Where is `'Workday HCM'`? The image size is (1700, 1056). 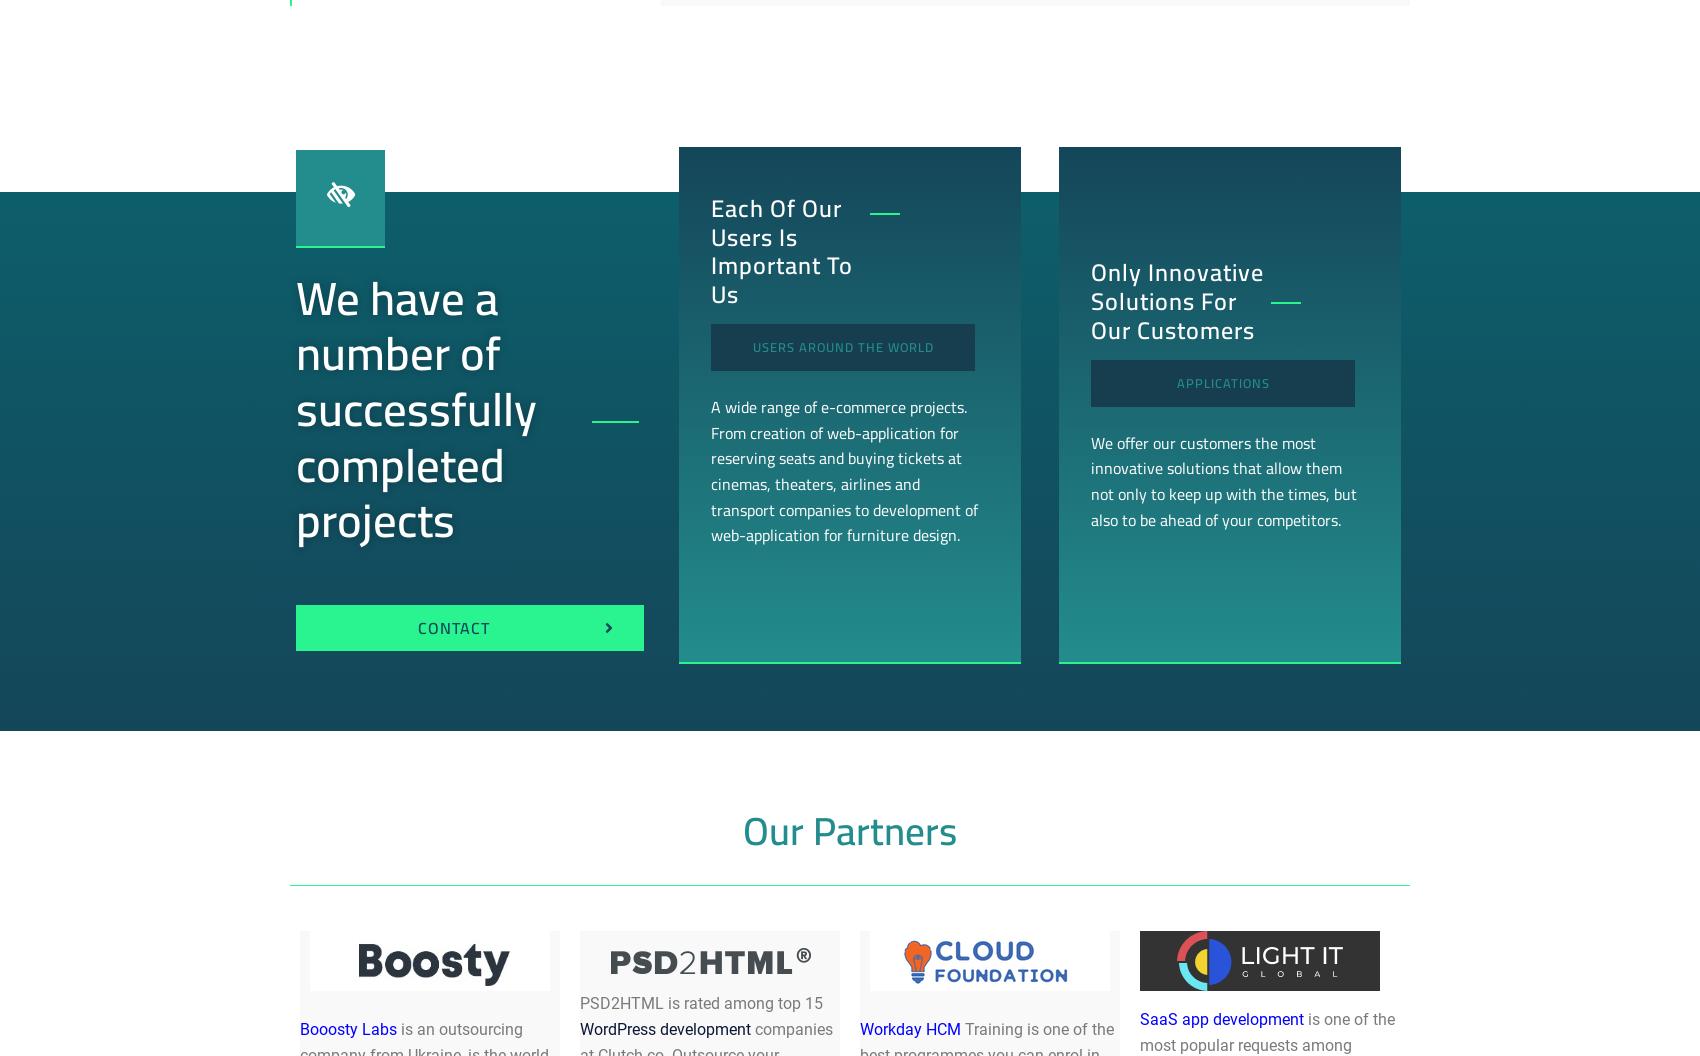
'Workday HCM' is located at coordinates (910, 1027).